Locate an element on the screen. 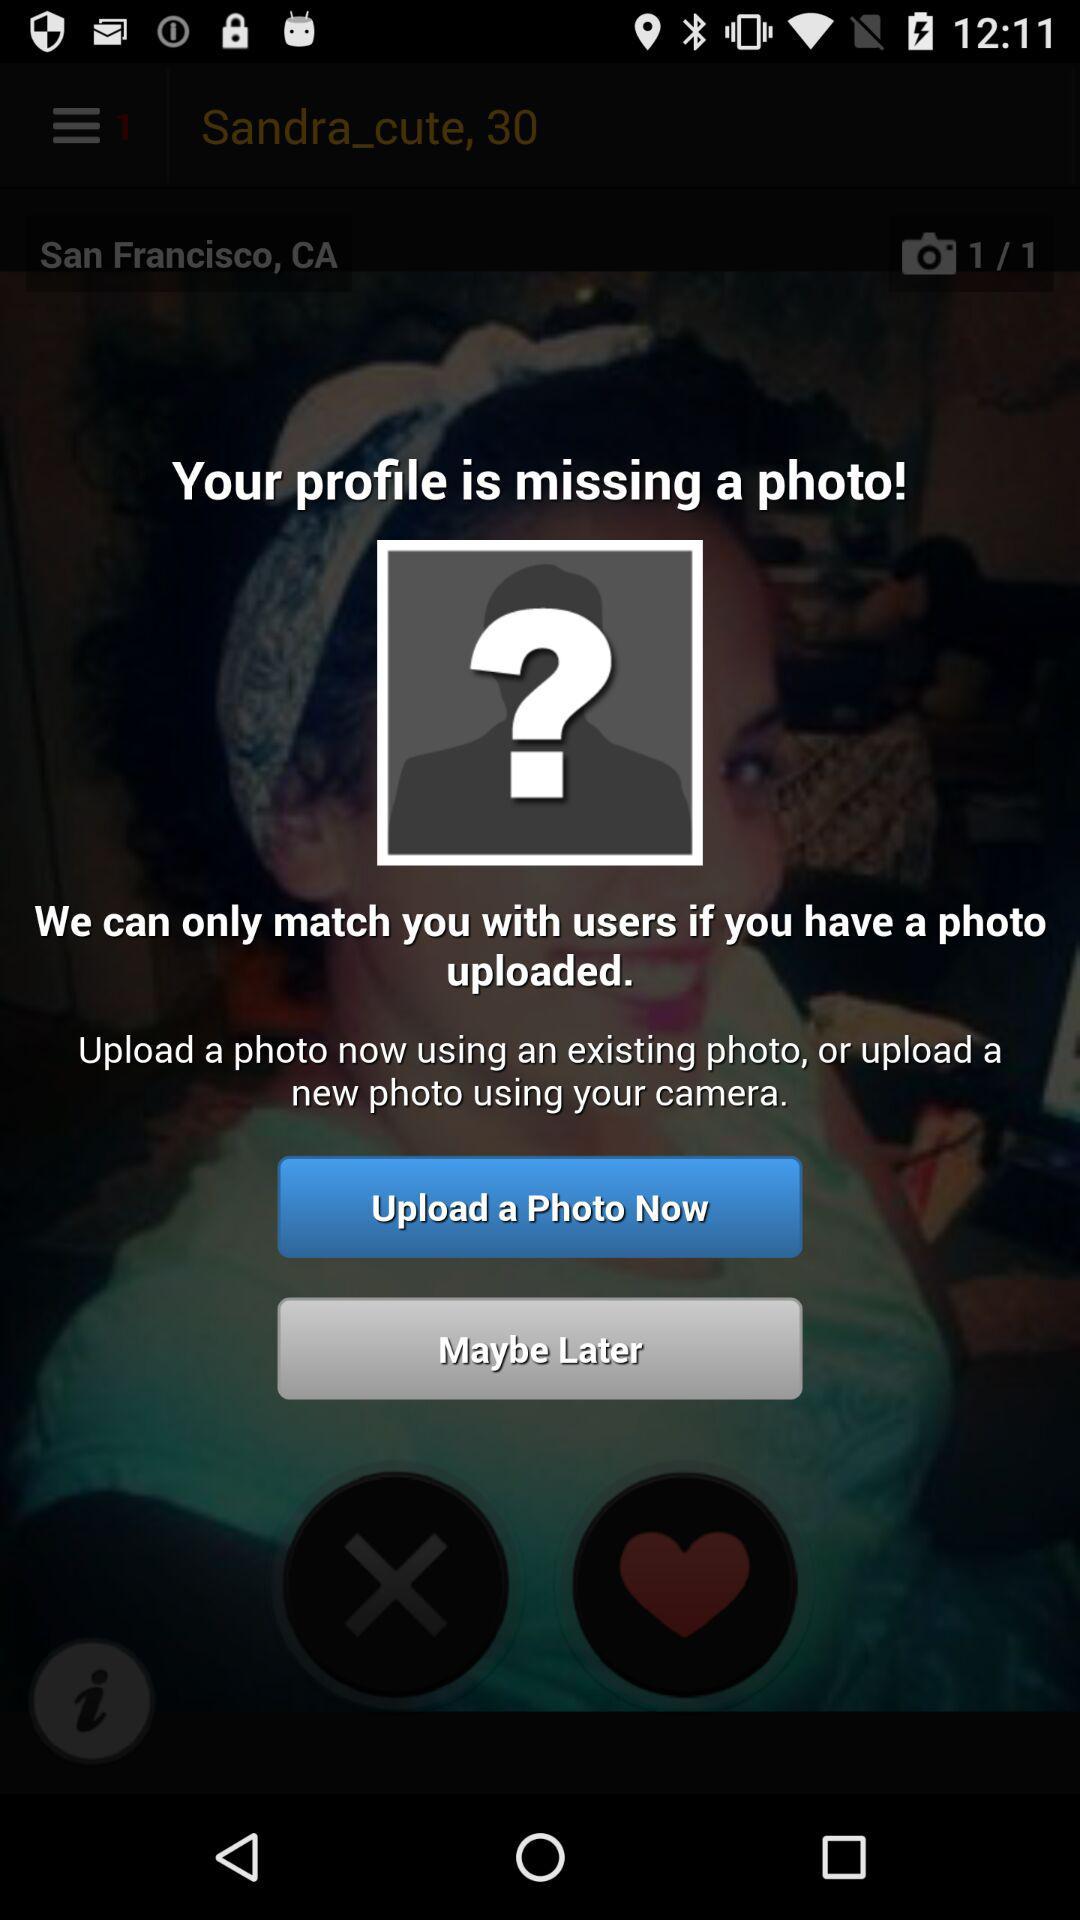 The width and height of the screenshot is (1080, 1920). the maybe later is located at coordinates (540, 1348).